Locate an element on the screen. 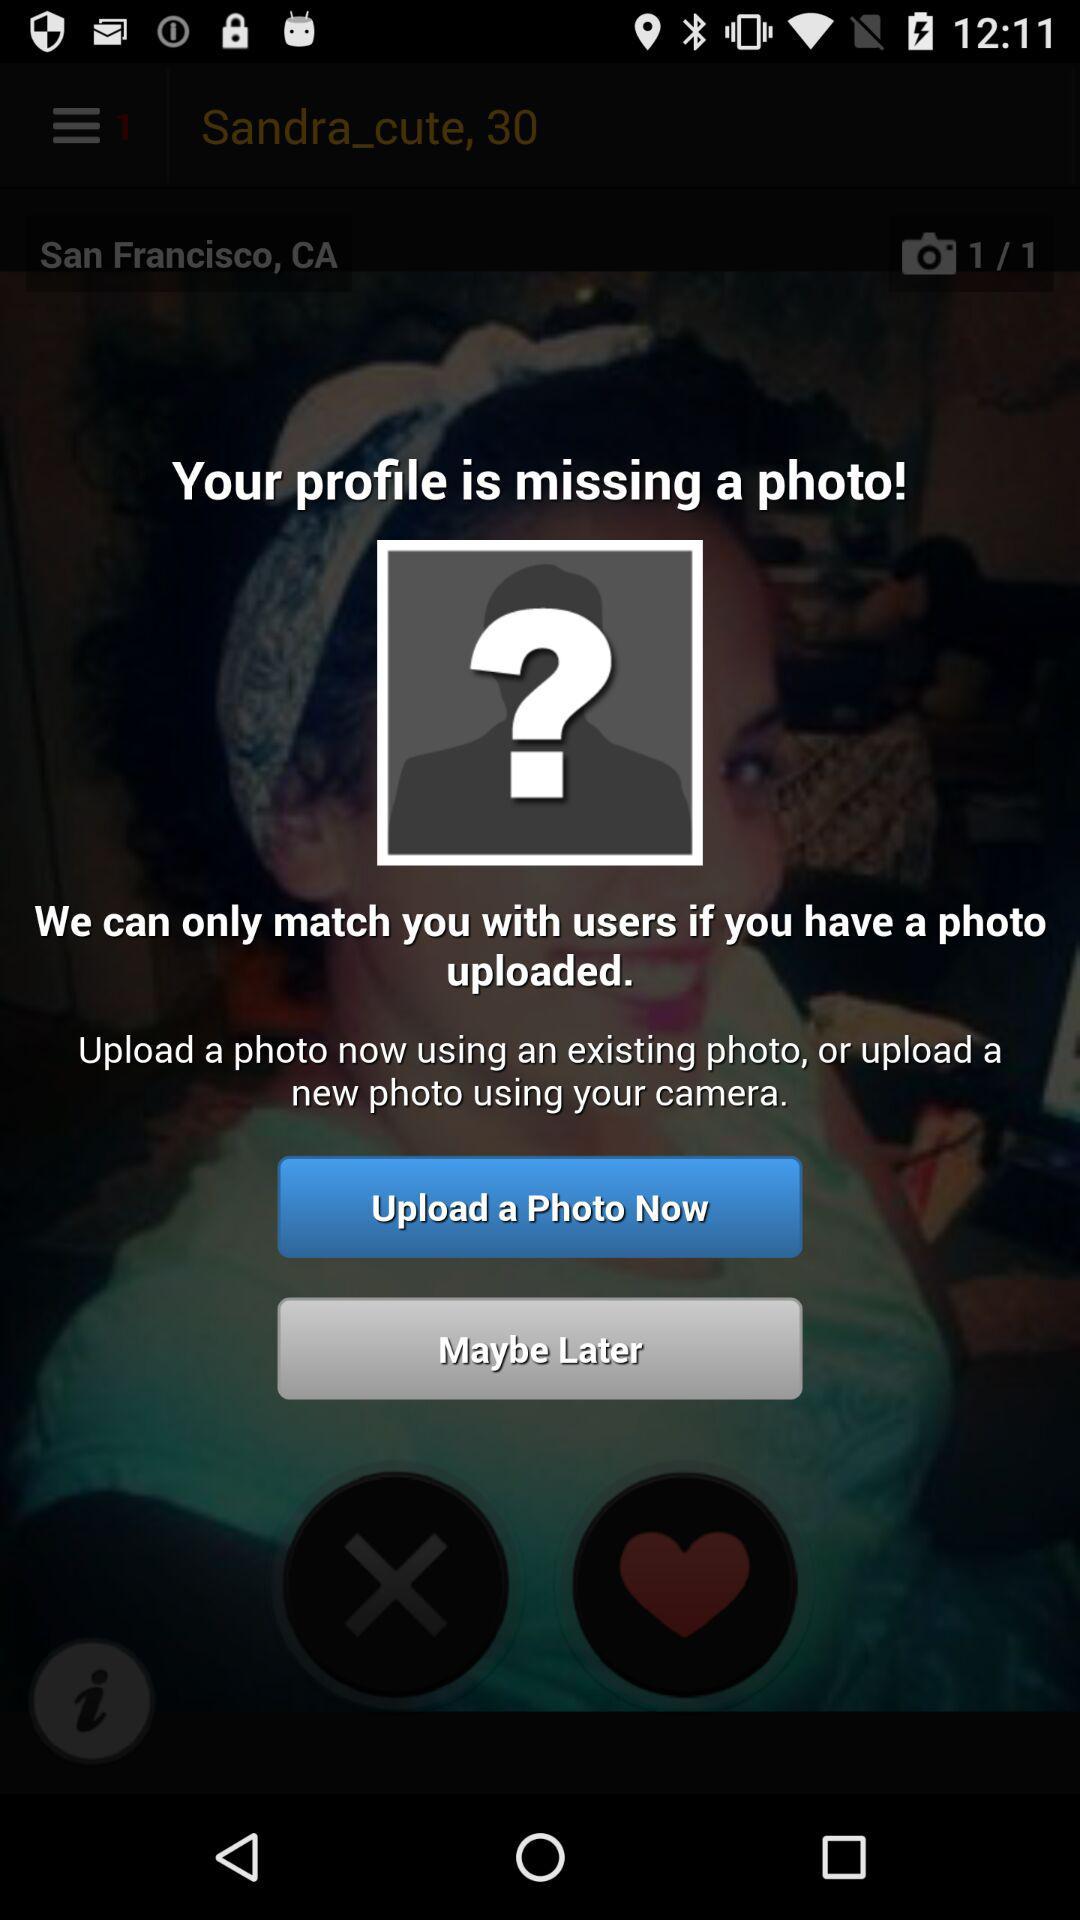 The width and height of the screenshot is (1080, 1920). the maybe later is located at coordinates (540, 1348).